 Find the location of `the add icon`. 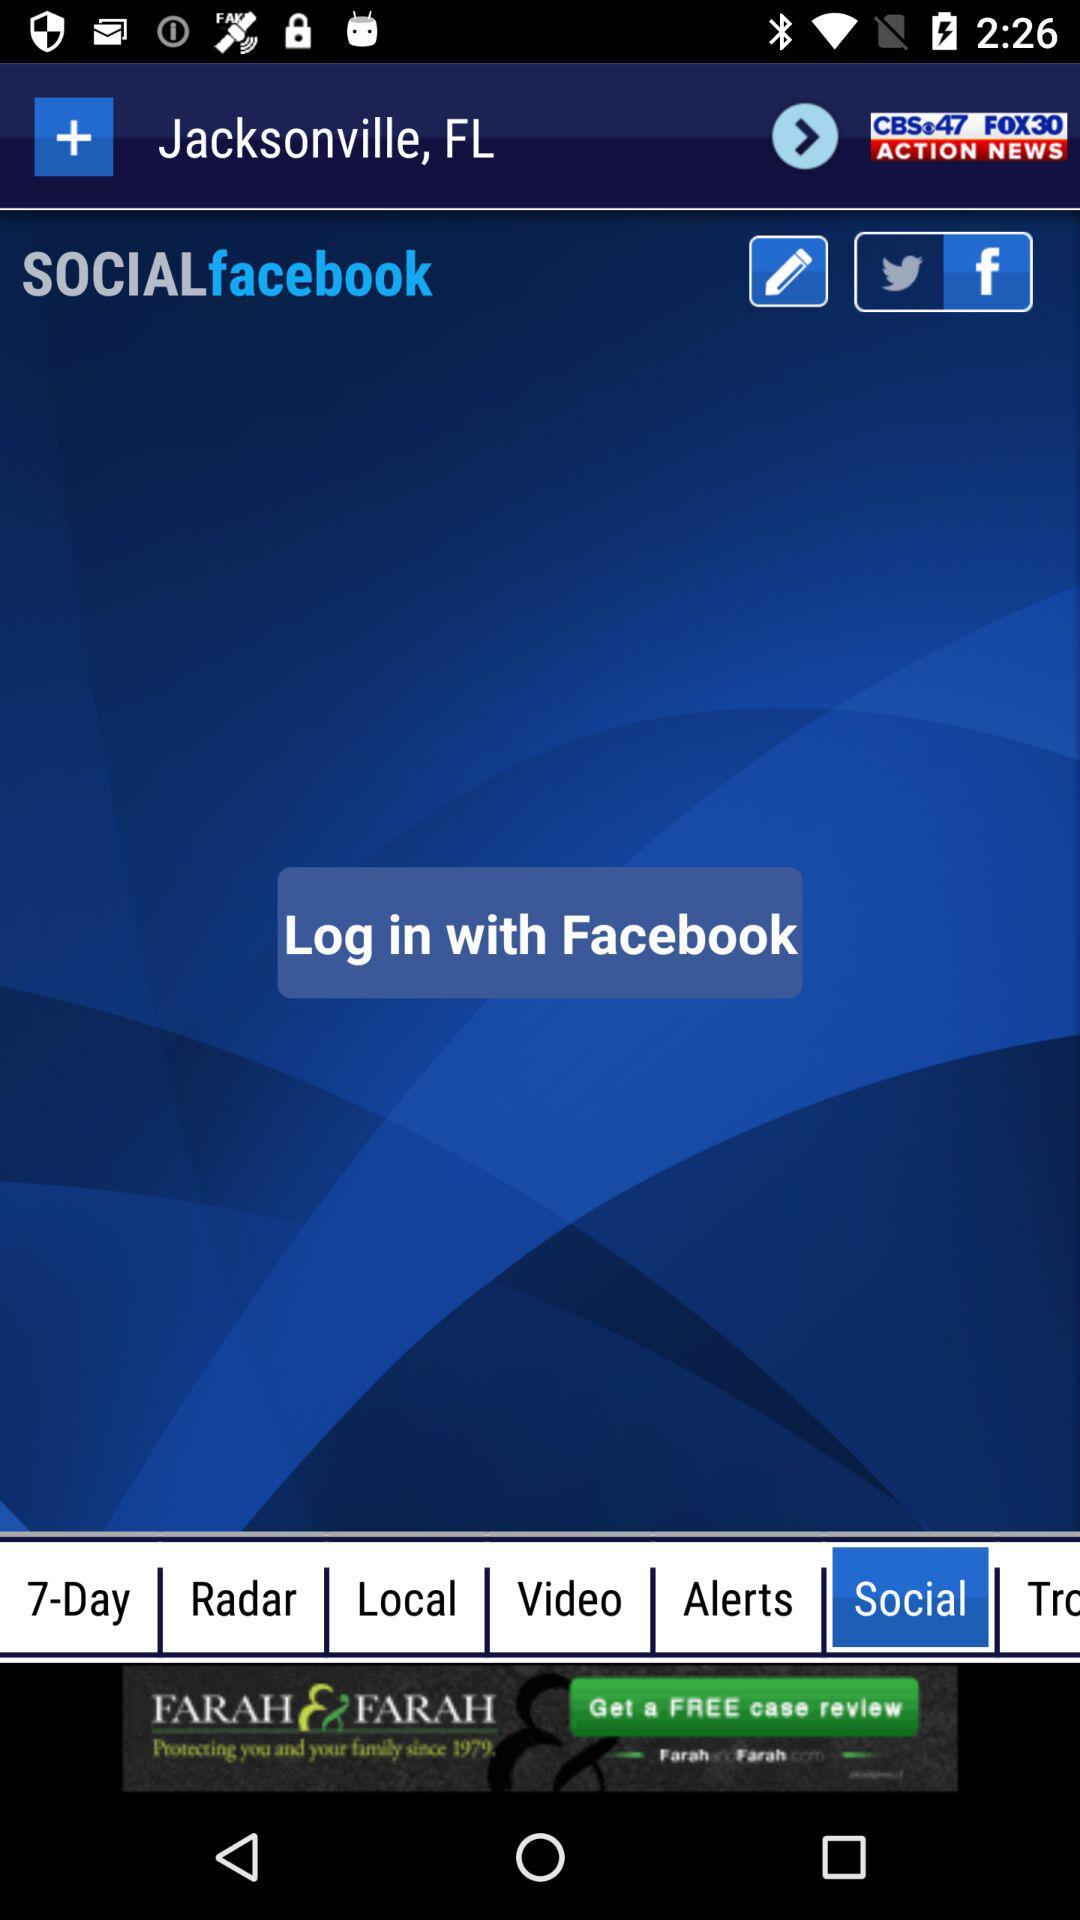

the add icon is located at coordinates (72, 135).